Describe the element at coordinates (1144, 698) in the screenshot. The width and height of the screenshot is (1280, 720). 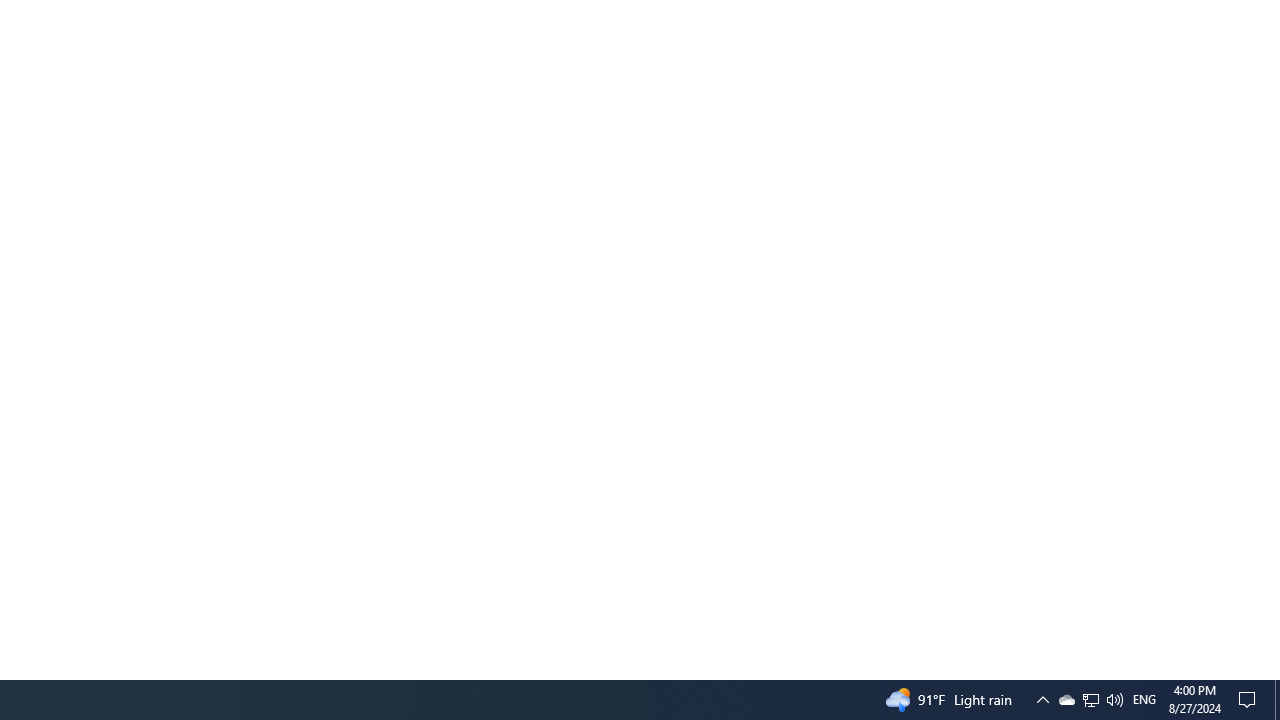
I see `'Q2790: 100%'` at that location.